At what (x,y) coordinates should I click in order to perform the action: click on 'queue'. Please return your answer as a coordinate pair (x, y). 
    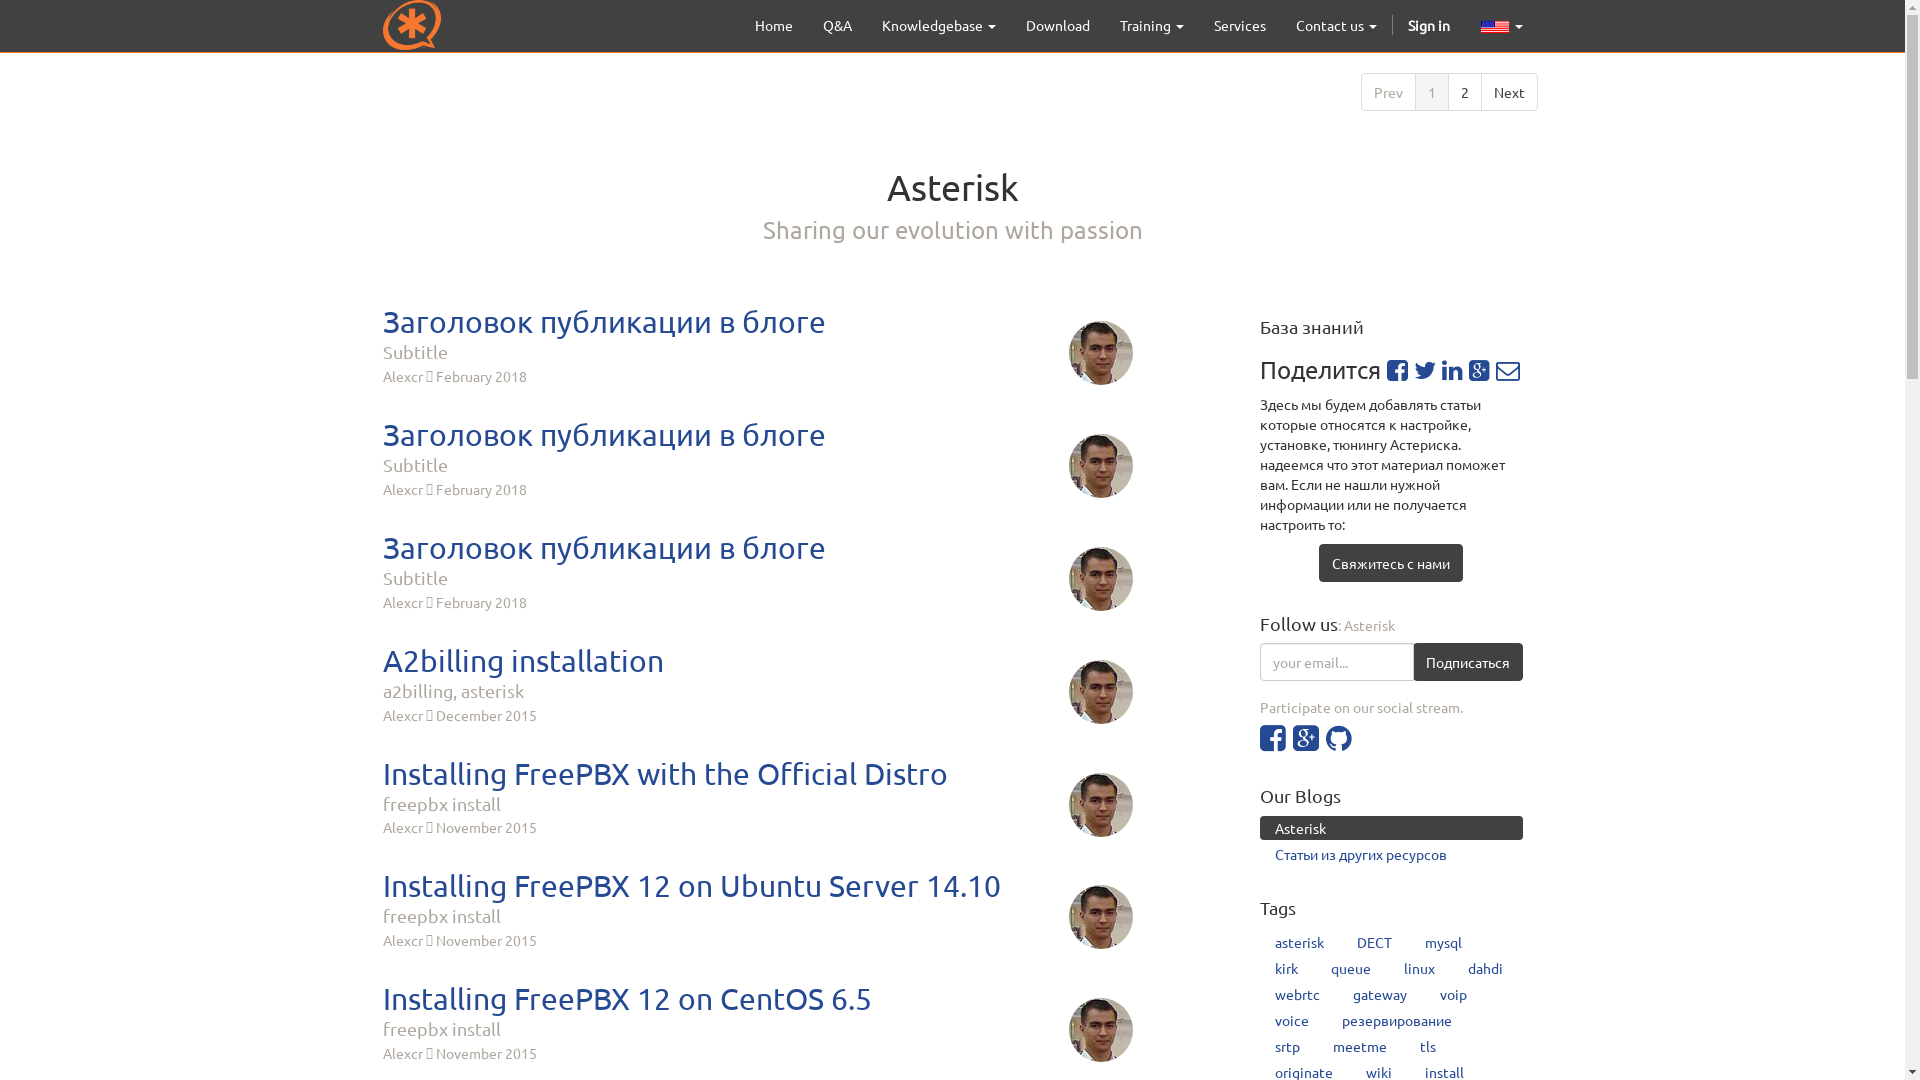
    Looking at the image, I should click on (1350, 967).